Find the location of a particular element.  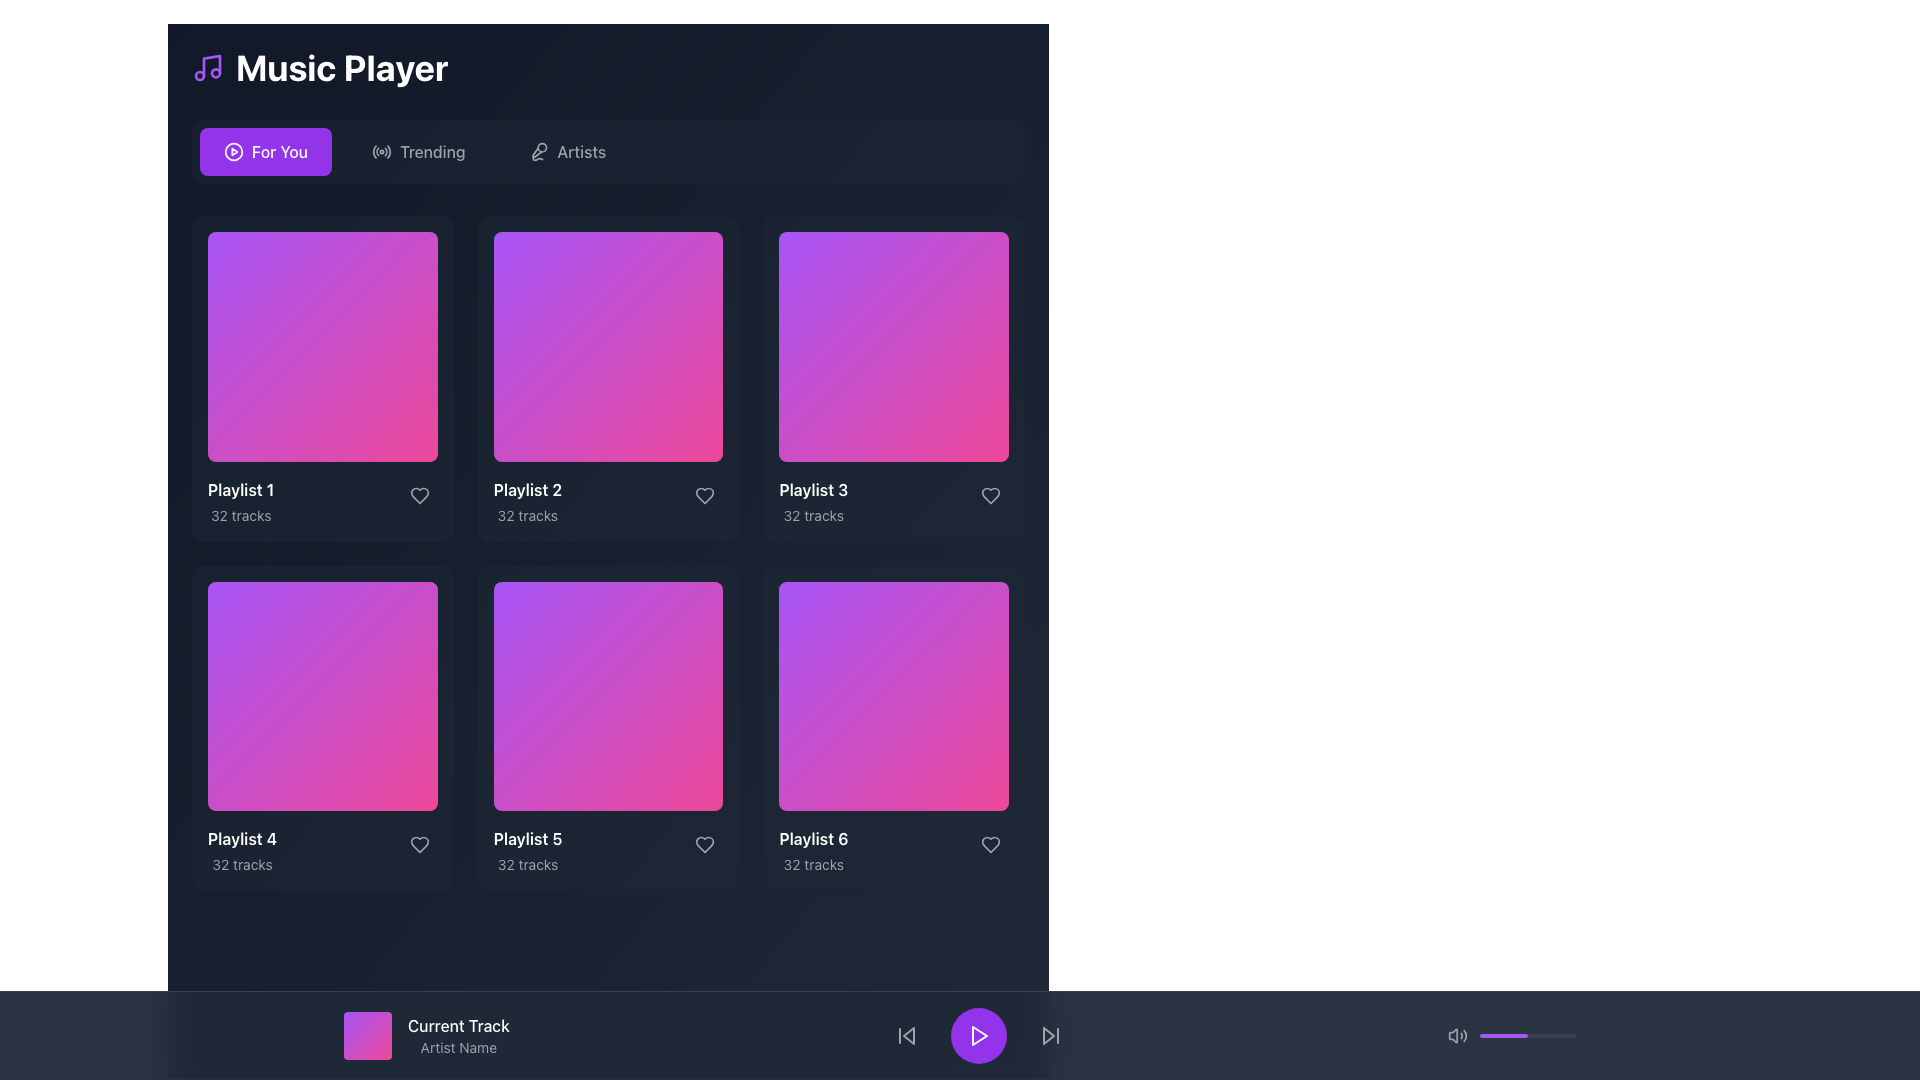

the heart-shaped icon to 'like' the playlist located to the right of the 'Playlist 2' title in the music player interface is located at coordinates (705, 495).